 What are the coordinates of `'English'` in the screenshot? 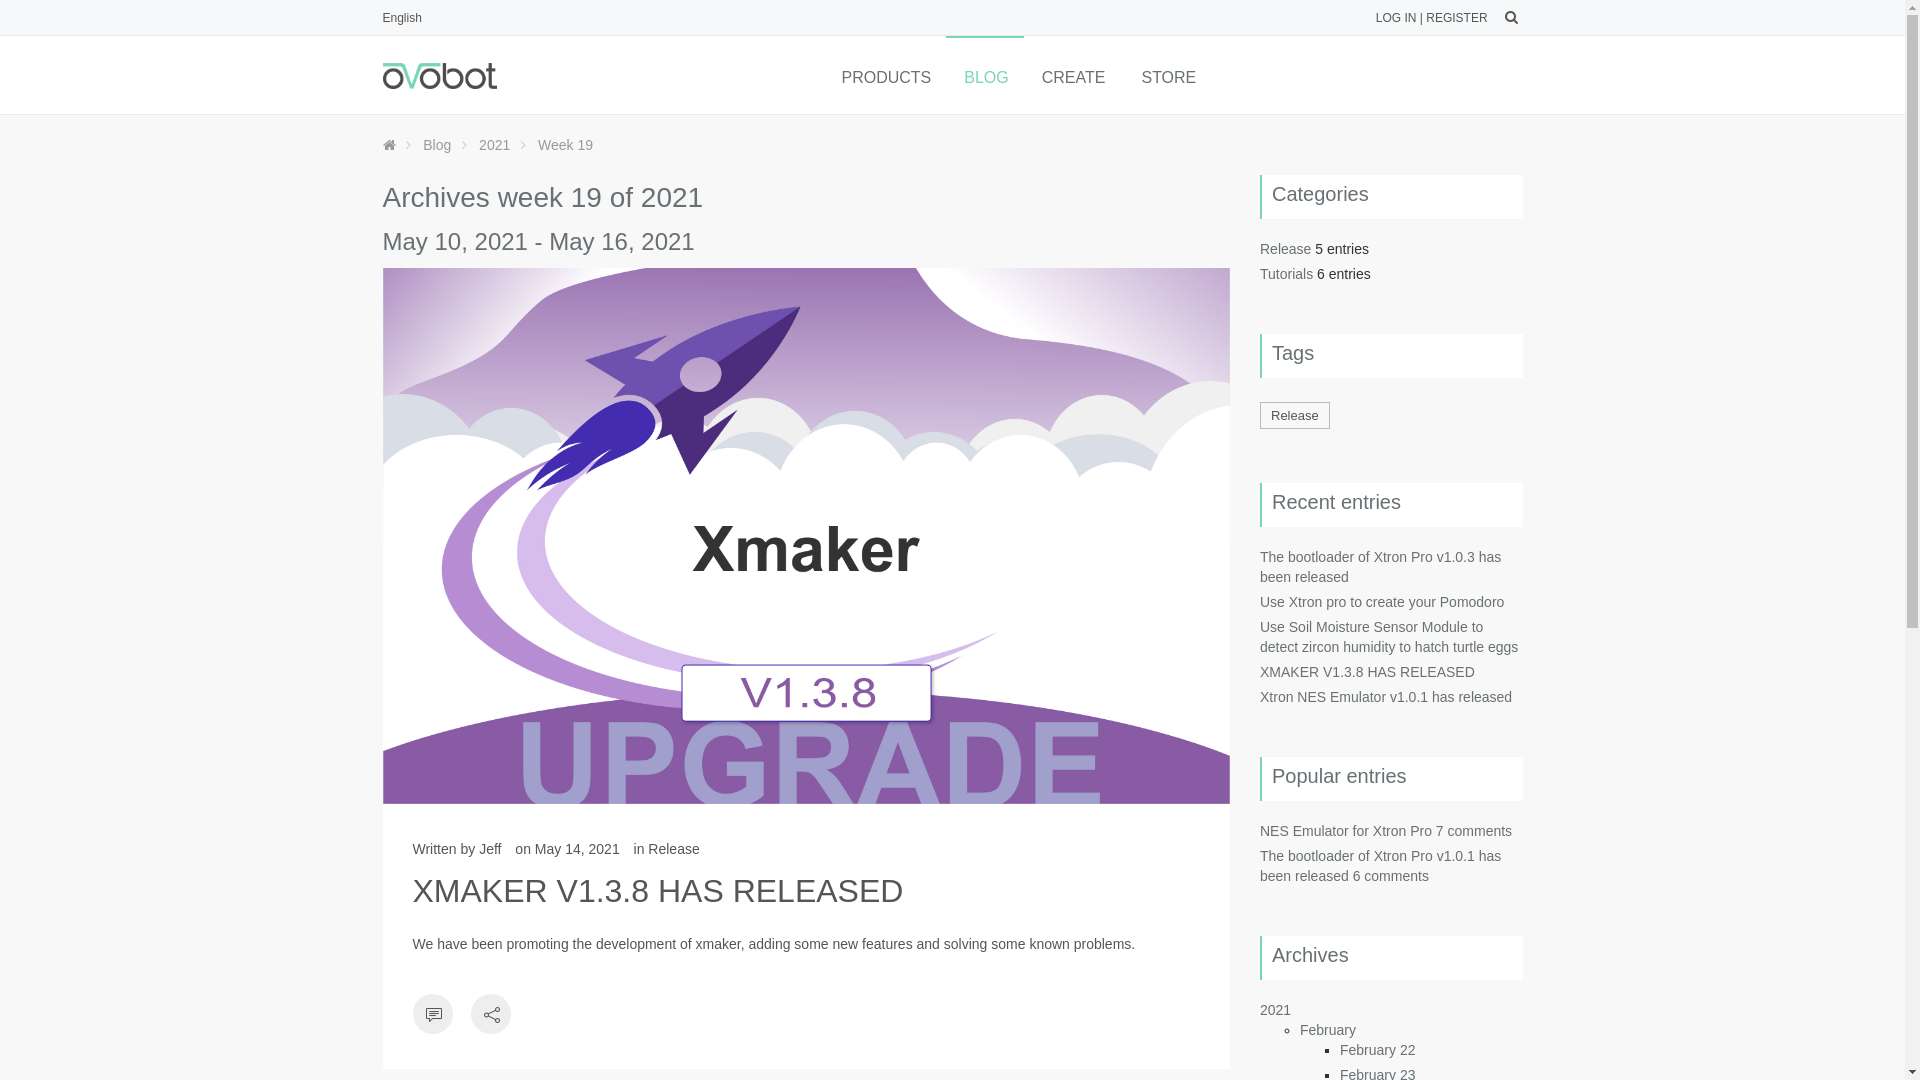 It's located at (400, 18).